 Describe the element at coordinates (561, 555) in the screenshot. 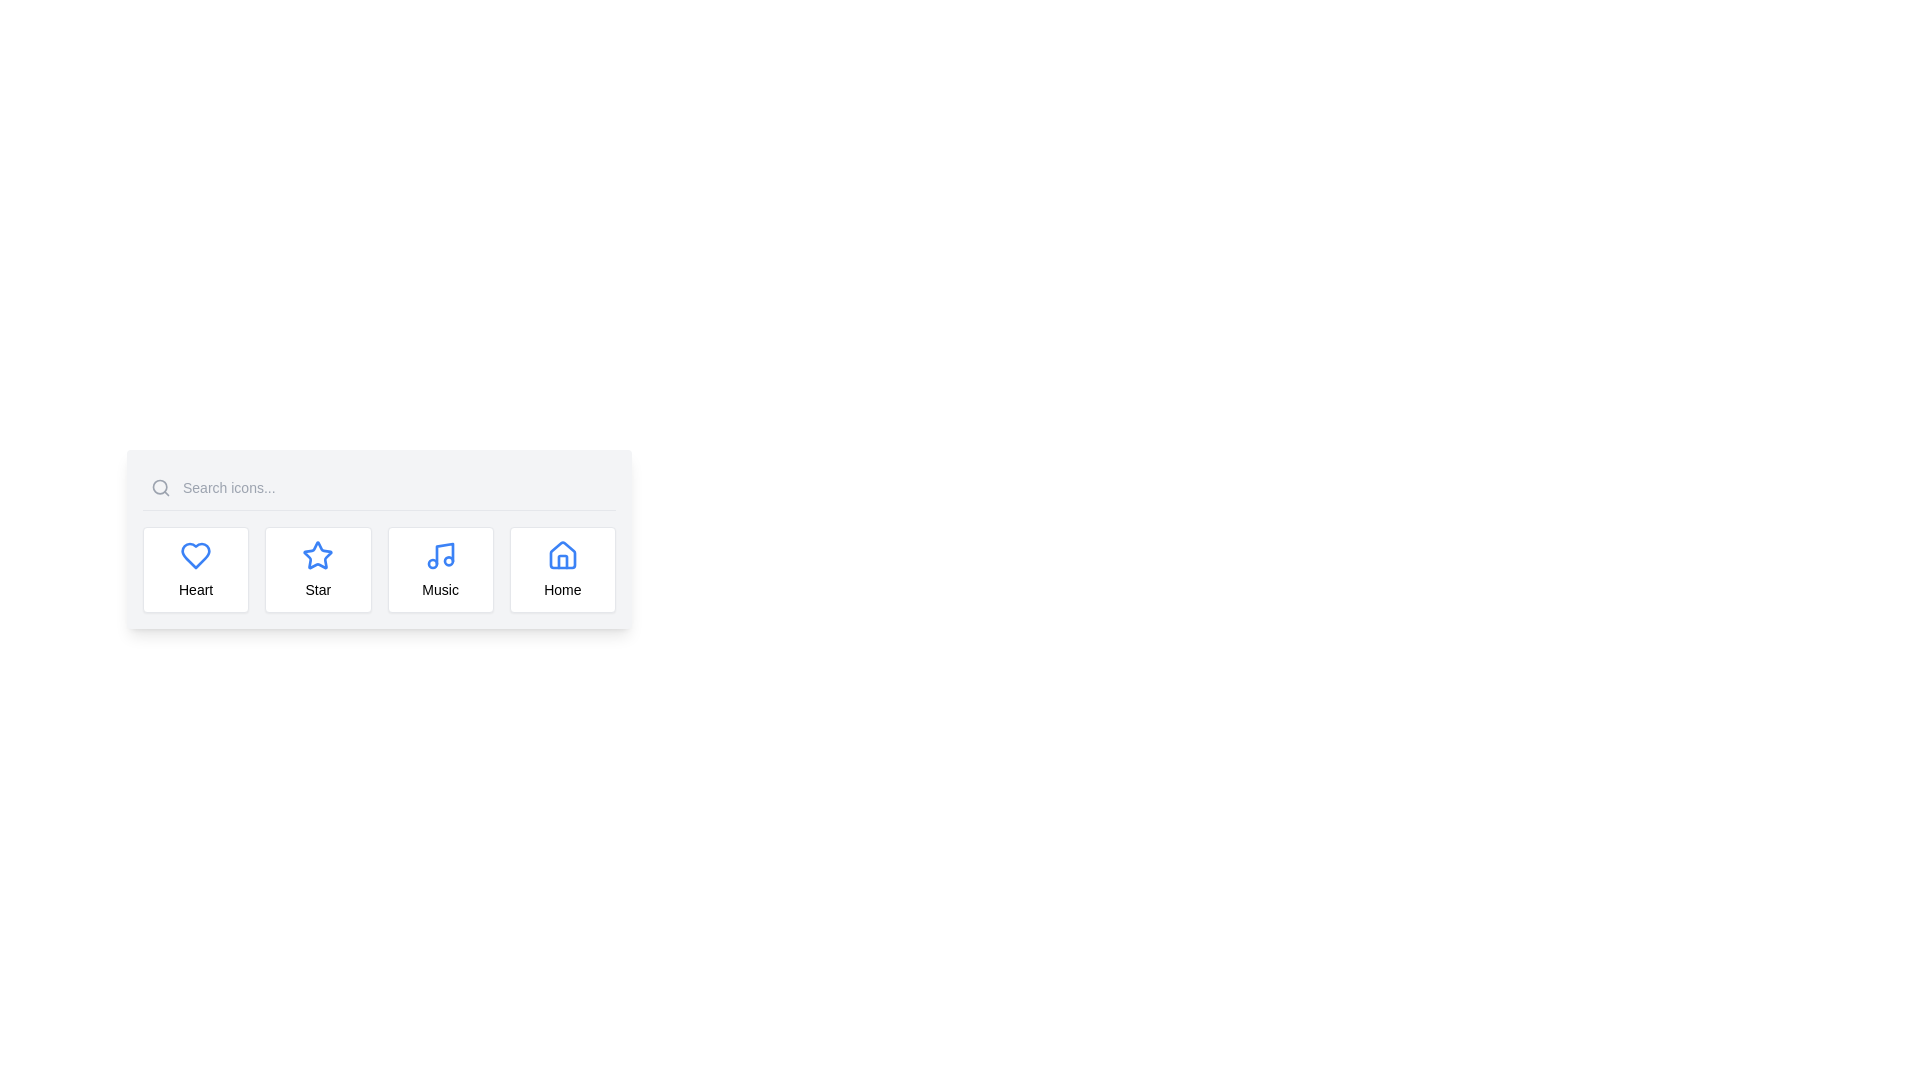

I see `the blue house icon, which is the fourth icon from the left in a horizontal layout of icons` at that location.